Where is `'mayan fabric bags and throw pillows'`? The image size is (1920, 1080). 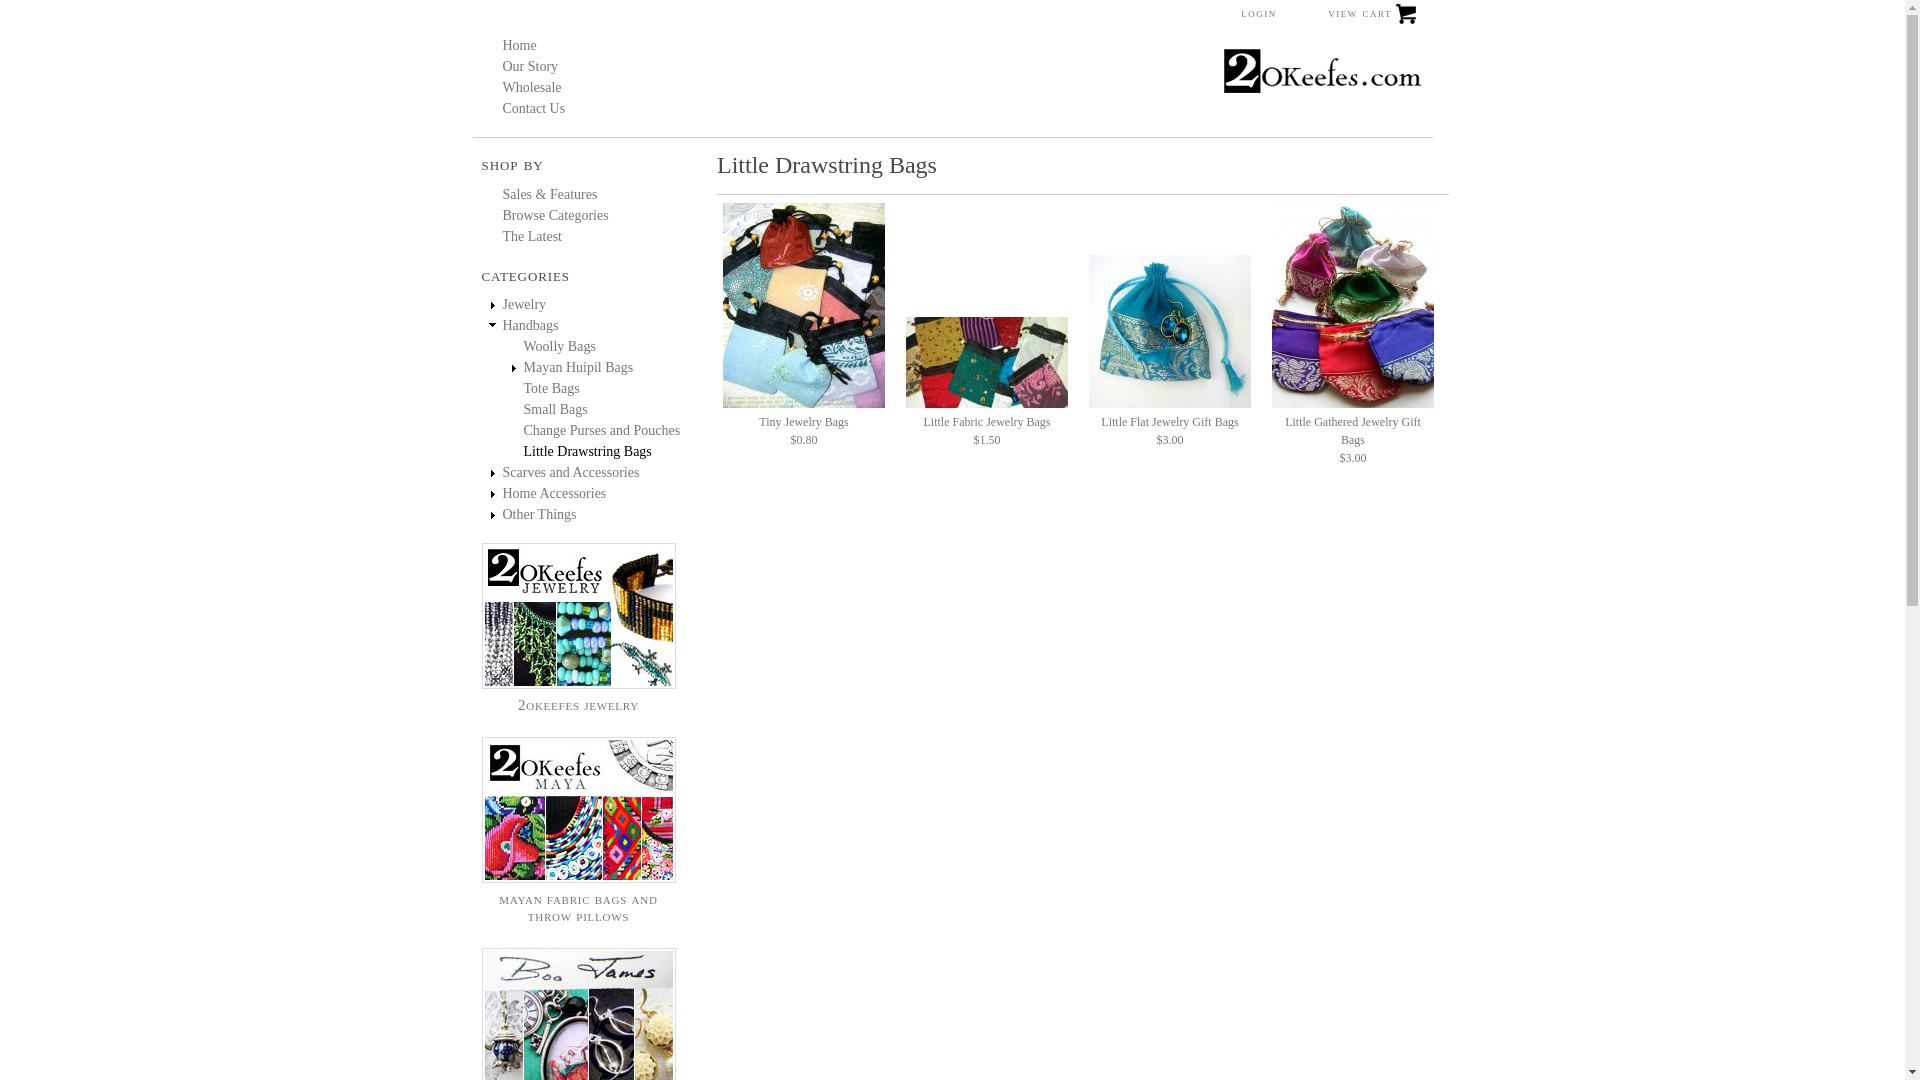
'mayan fabric bags and throw pillows' is located at coordinates (481, 897).